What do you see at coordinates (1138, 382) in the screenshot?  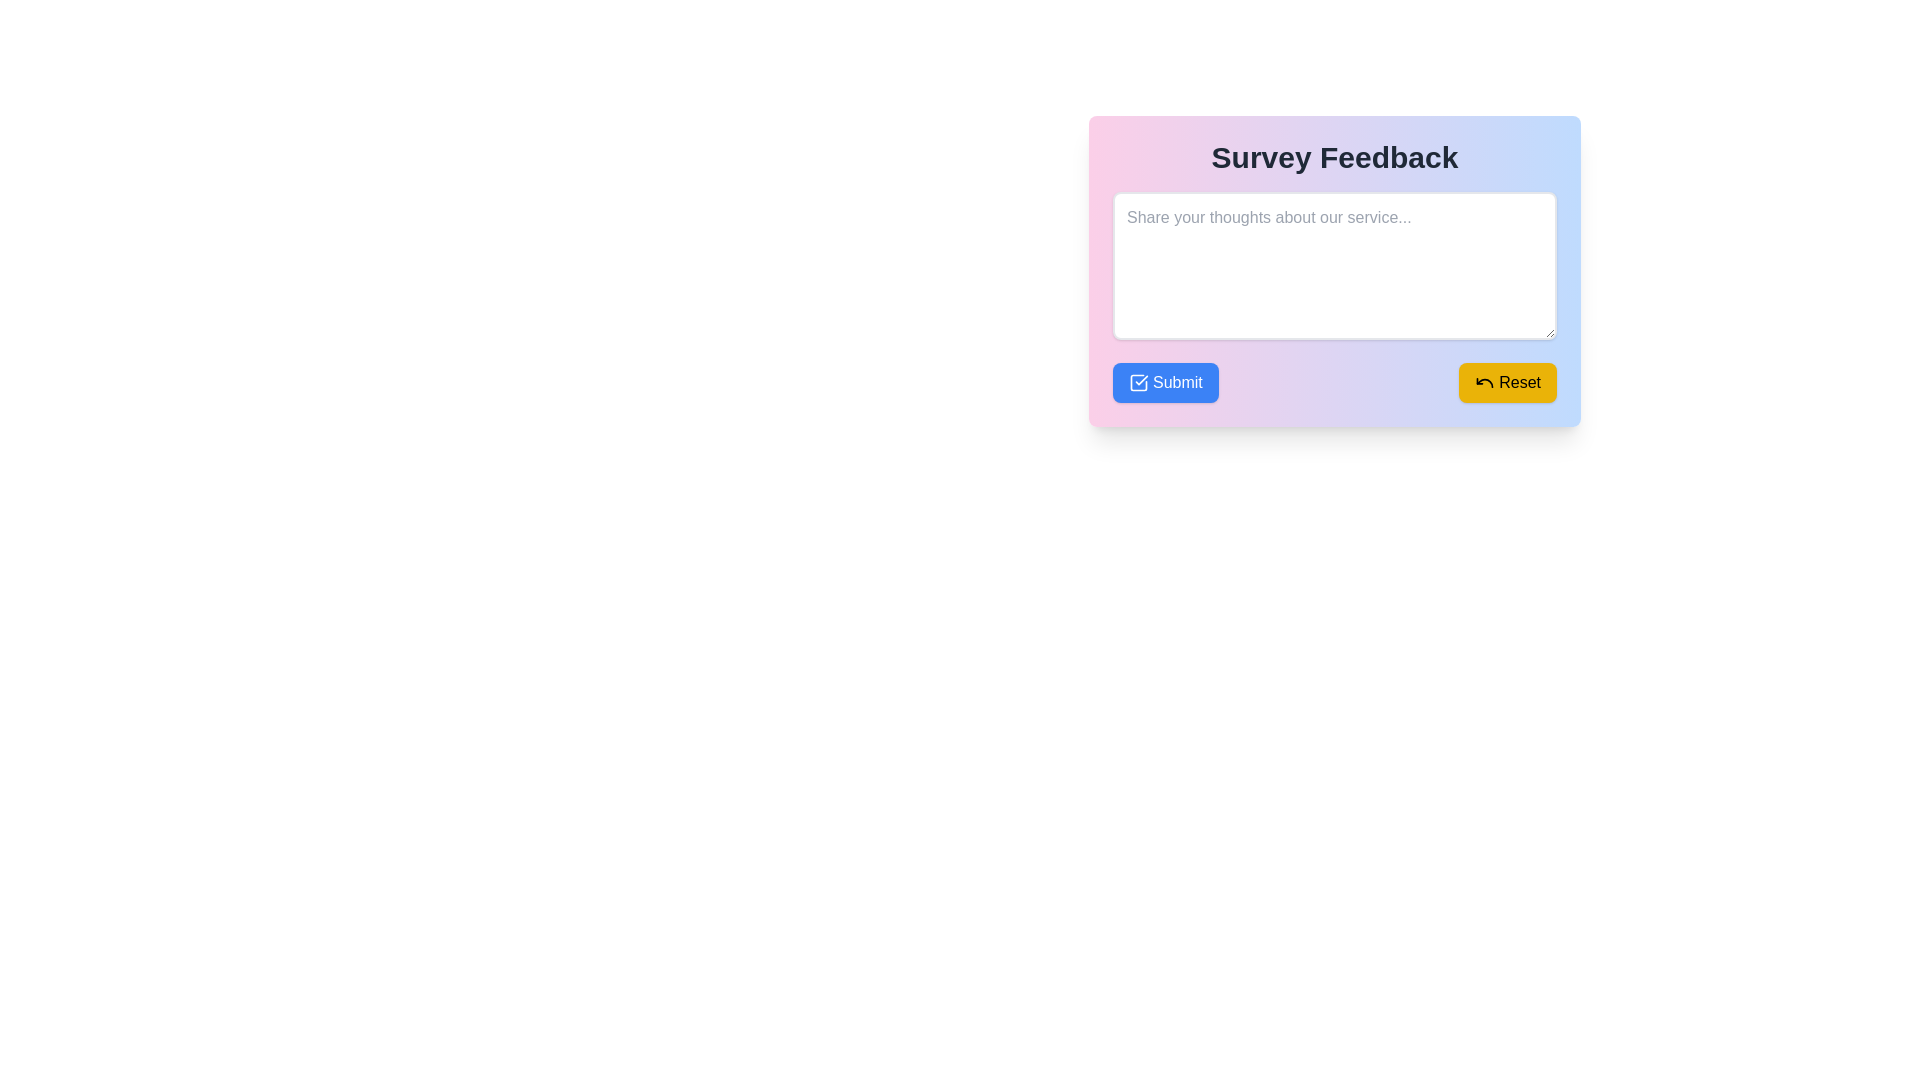 I see `the Decorative SVG element containing the checkmark within the blue 'Submit' button` at bounding box center [1138, 382].